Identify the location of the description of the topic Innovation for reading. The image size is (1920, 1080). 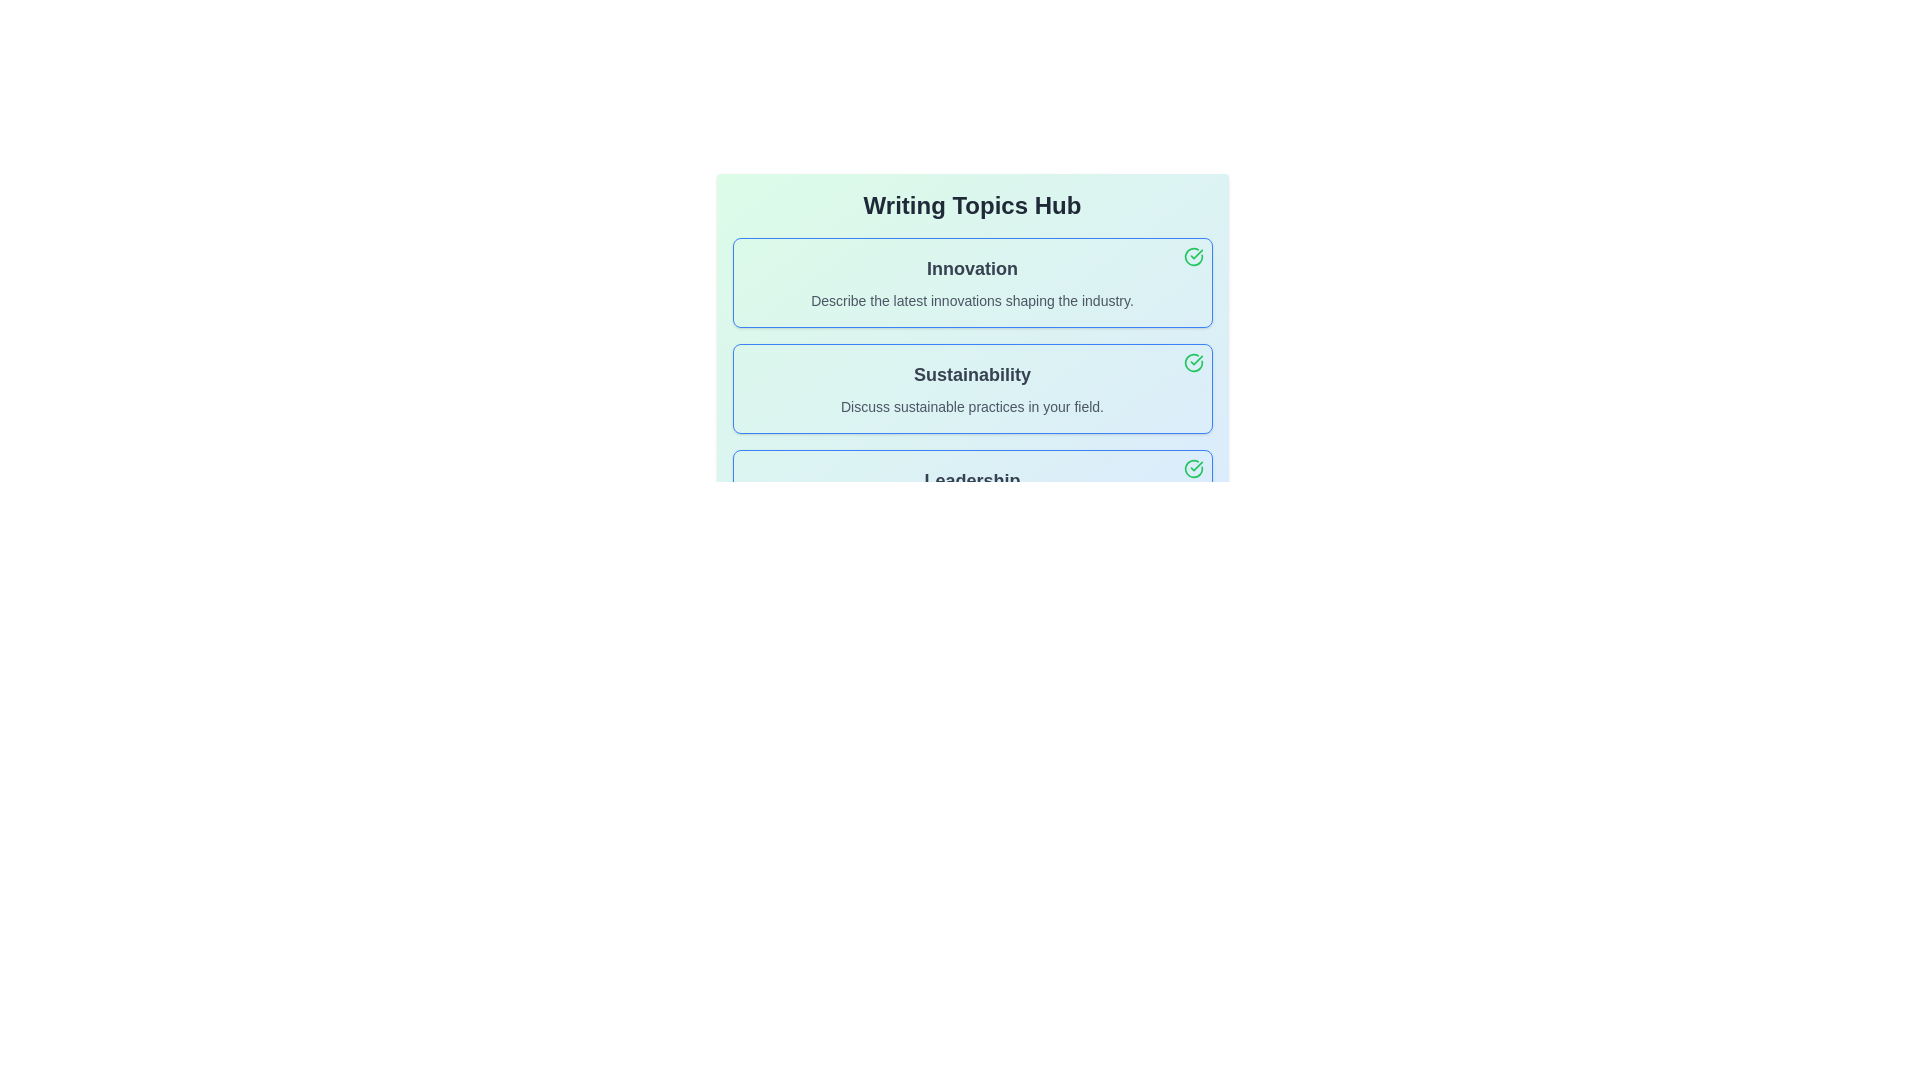
(972, 282).